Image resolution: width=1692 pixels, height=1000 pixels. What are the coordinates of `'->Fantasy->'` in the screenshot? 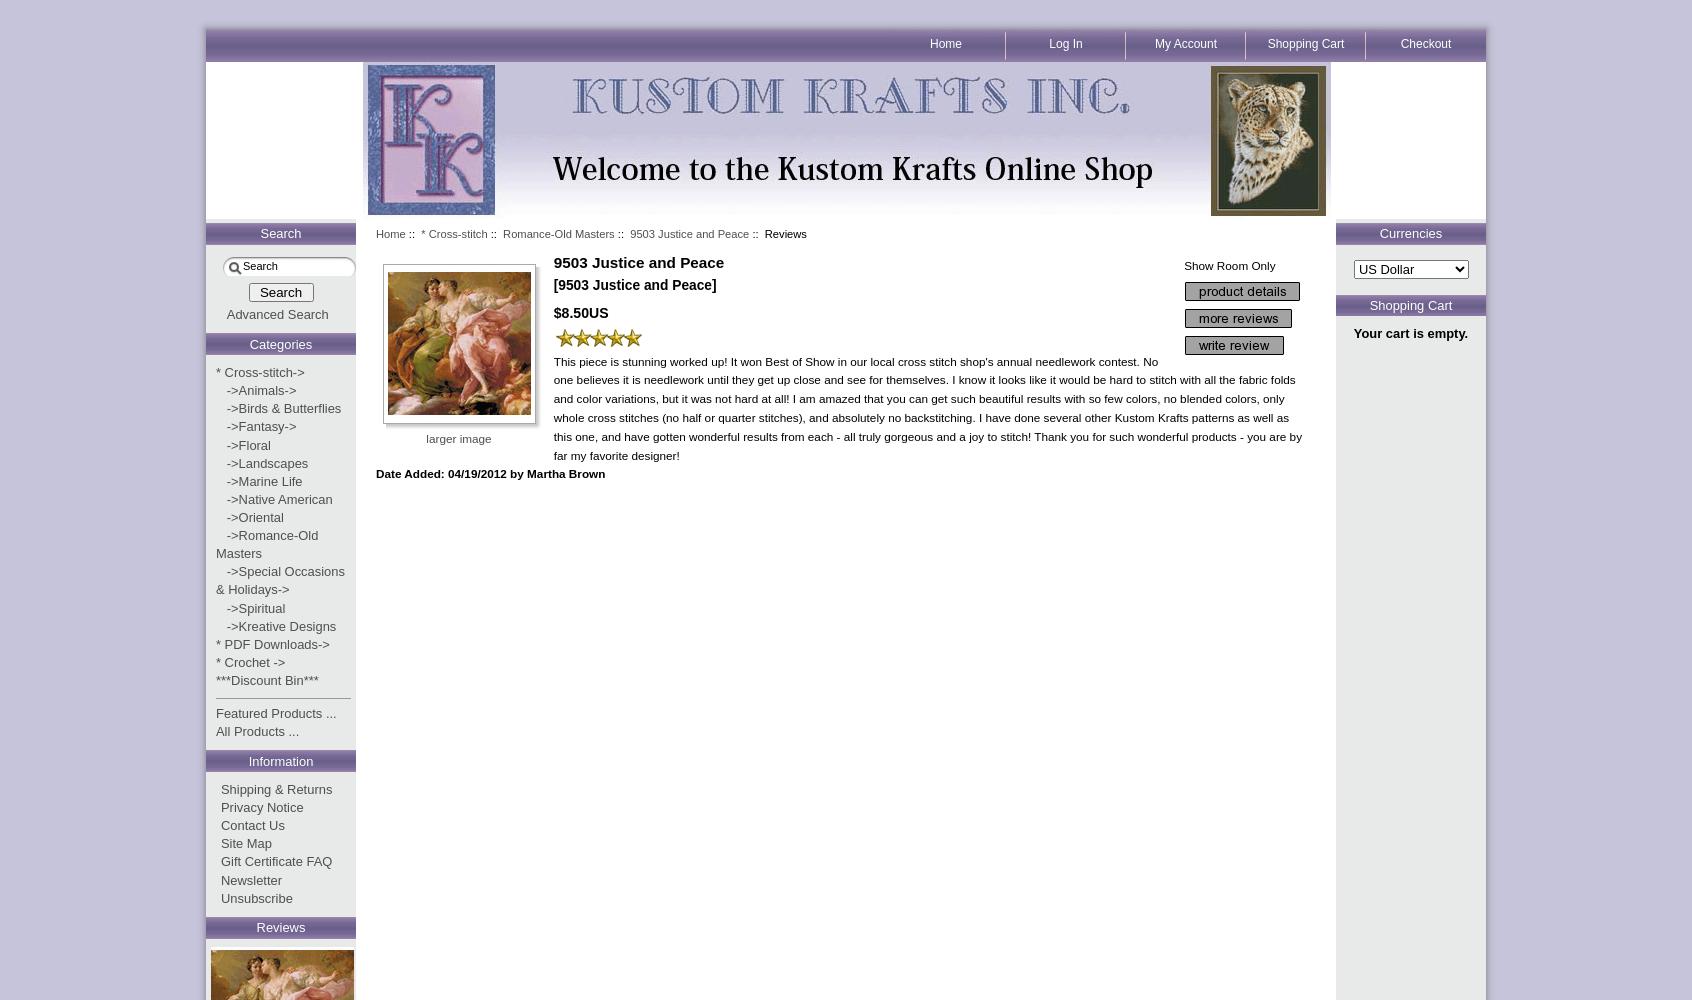 It's located at (255, 426).